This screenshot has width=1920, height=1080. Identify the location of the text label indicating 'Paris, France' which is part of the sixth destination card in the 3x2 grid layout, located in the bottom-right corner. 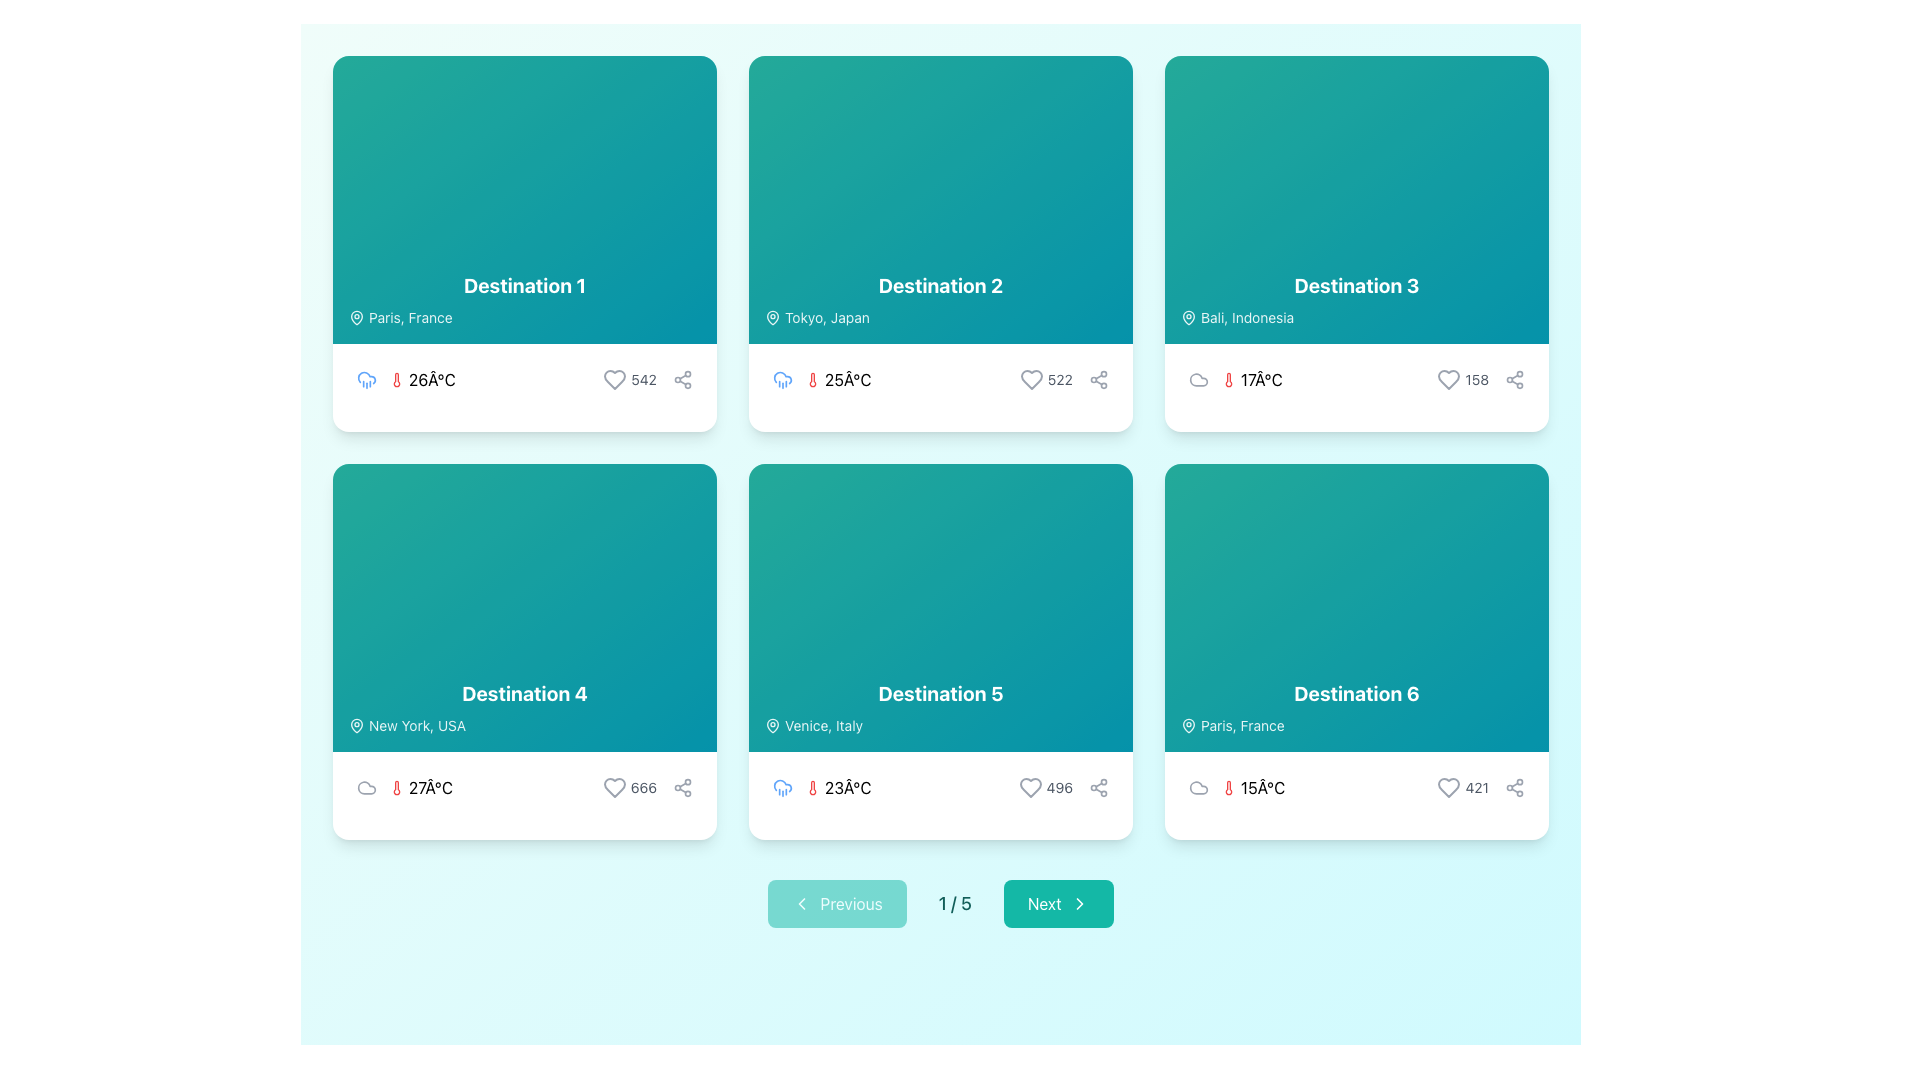
(409, 316).